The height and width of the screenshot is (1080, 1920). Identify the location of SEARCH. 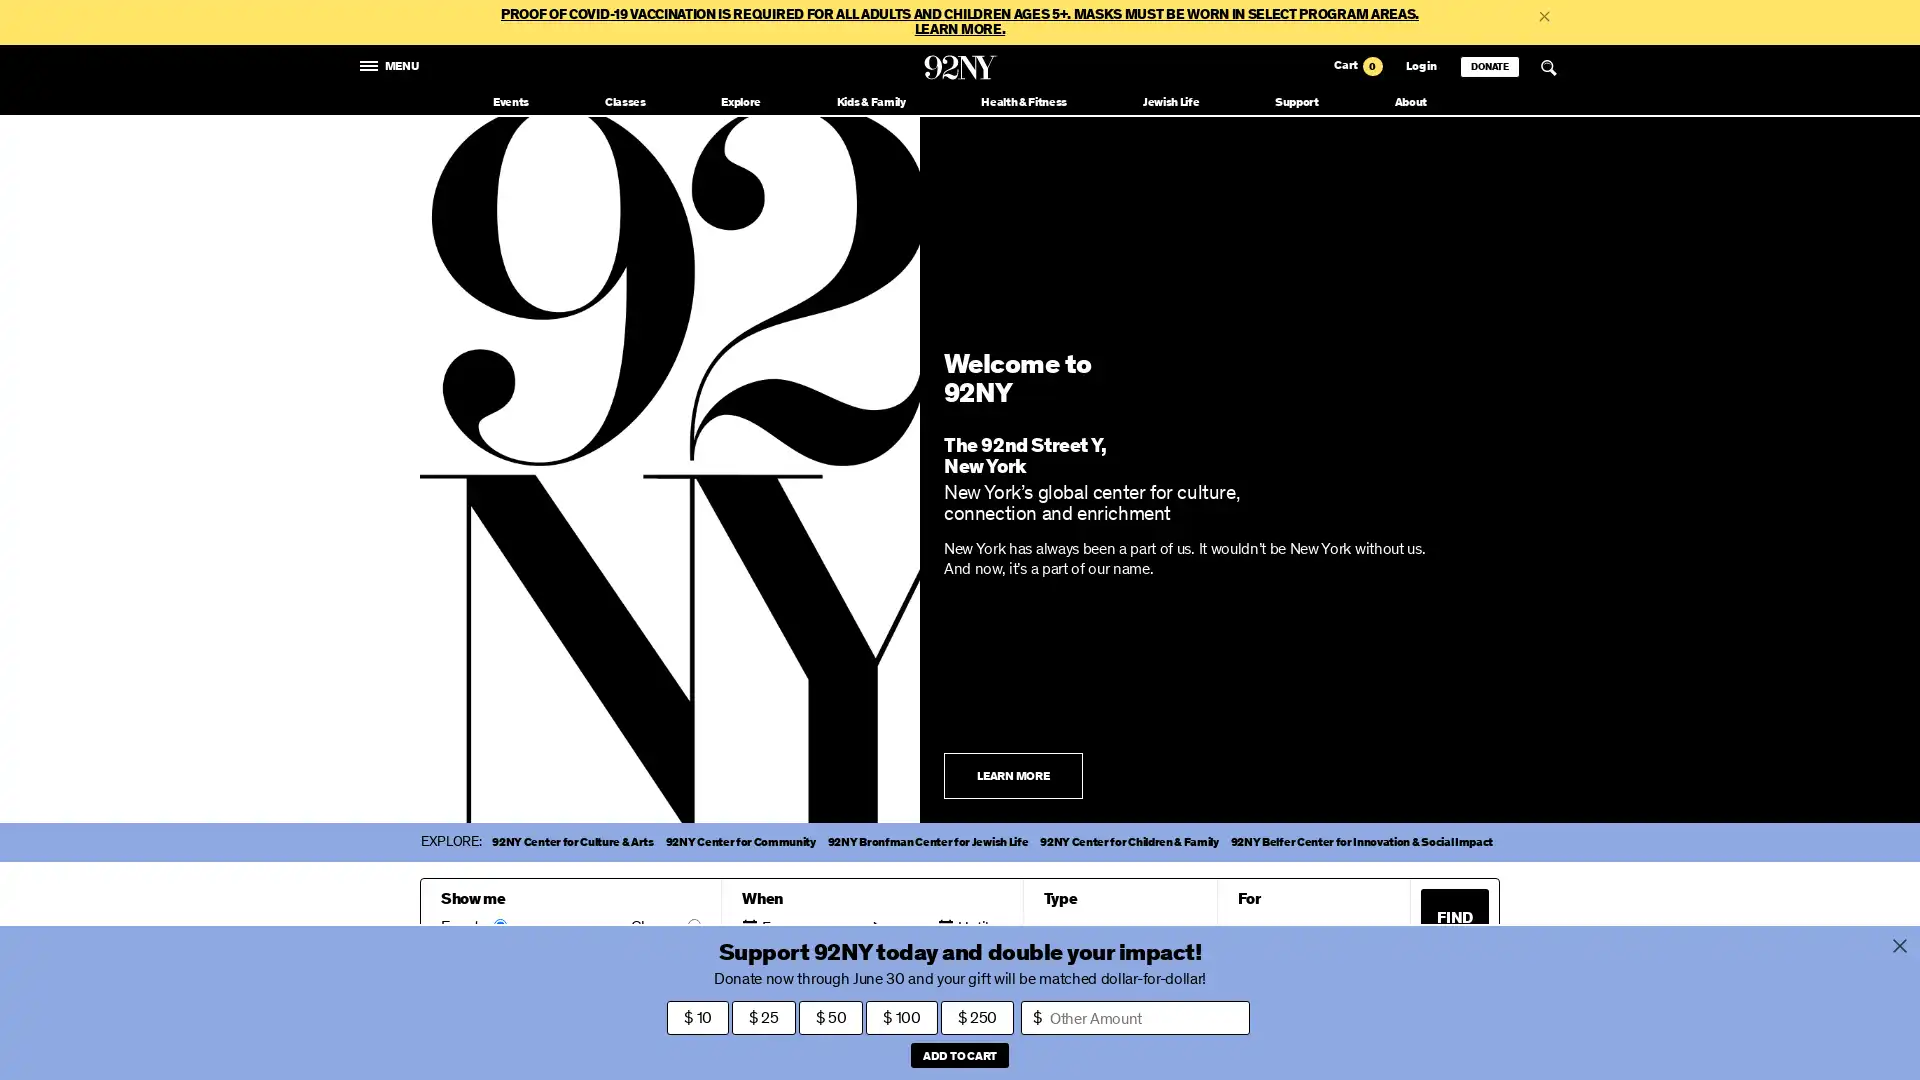
(1548, 67).